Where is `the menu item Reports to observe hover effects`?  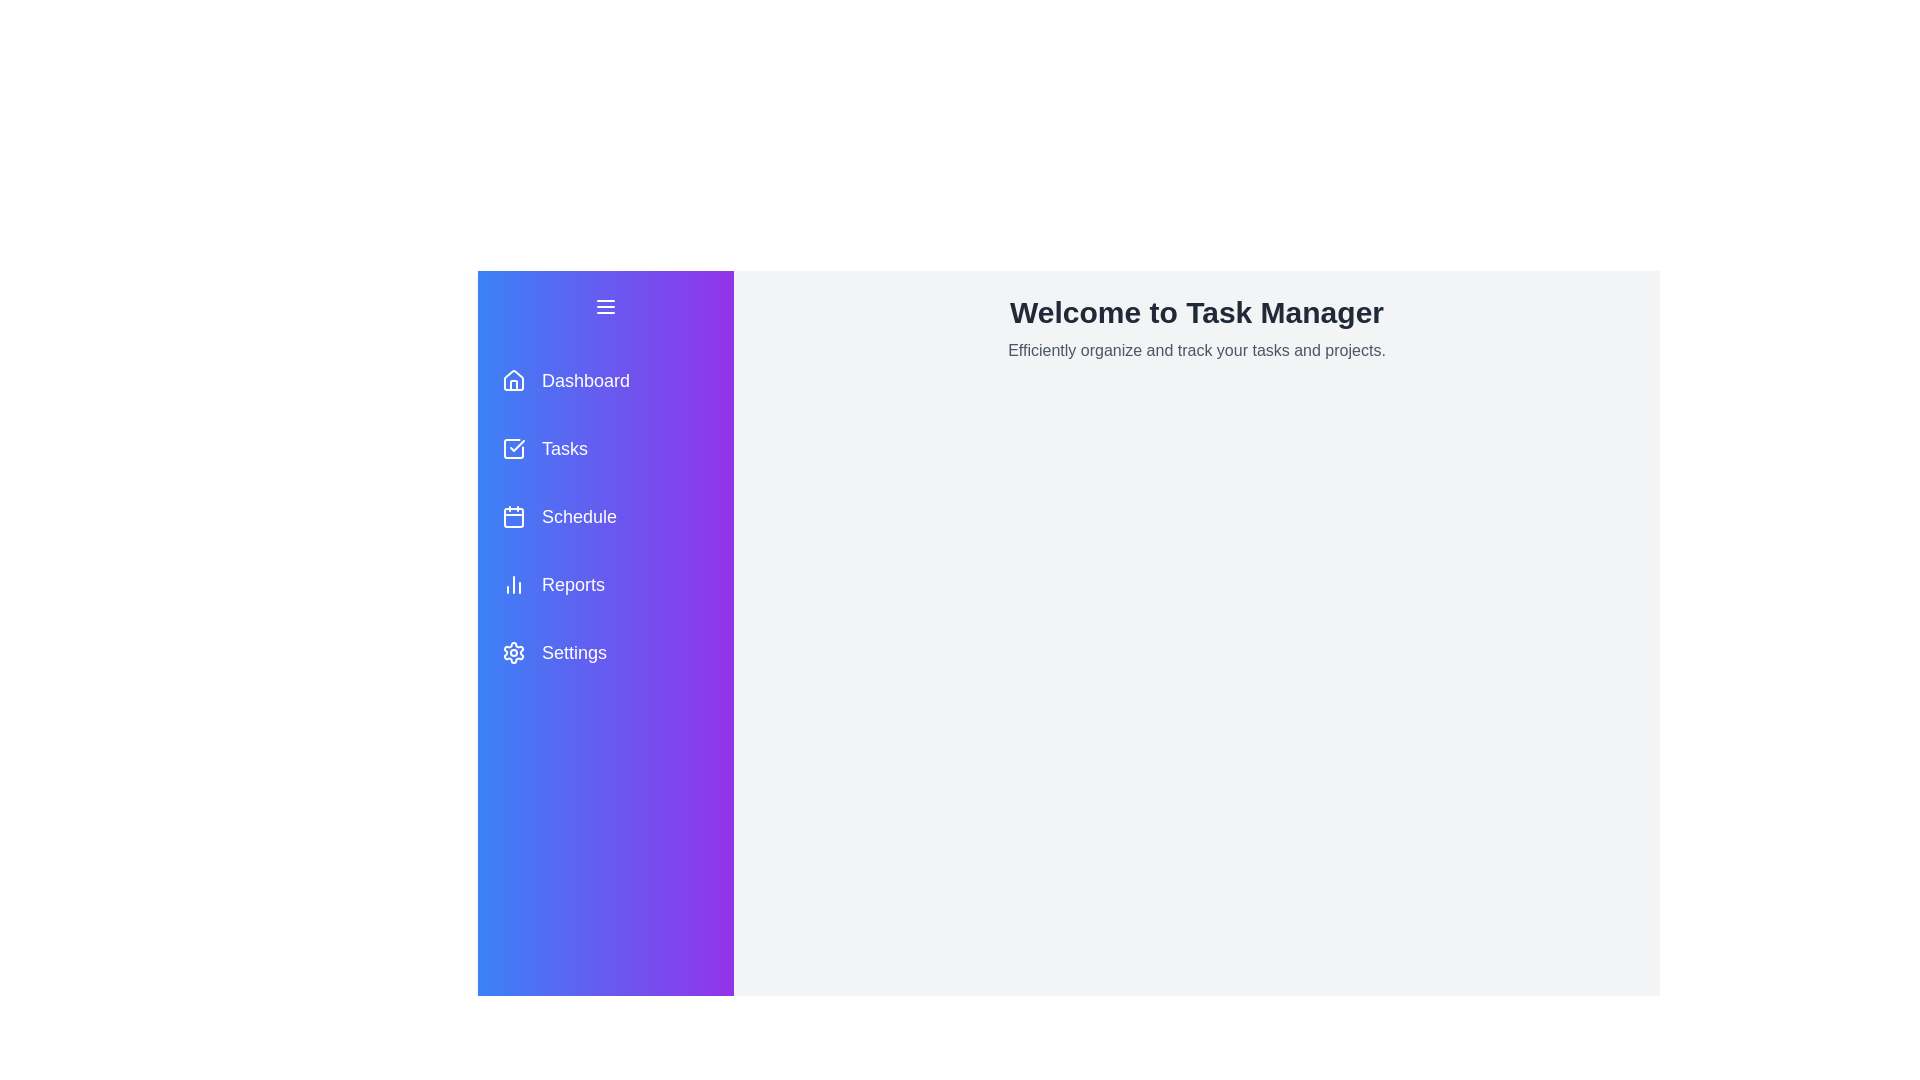
the menu item Reports to observe hover effects is located at coordinates (604, 585).